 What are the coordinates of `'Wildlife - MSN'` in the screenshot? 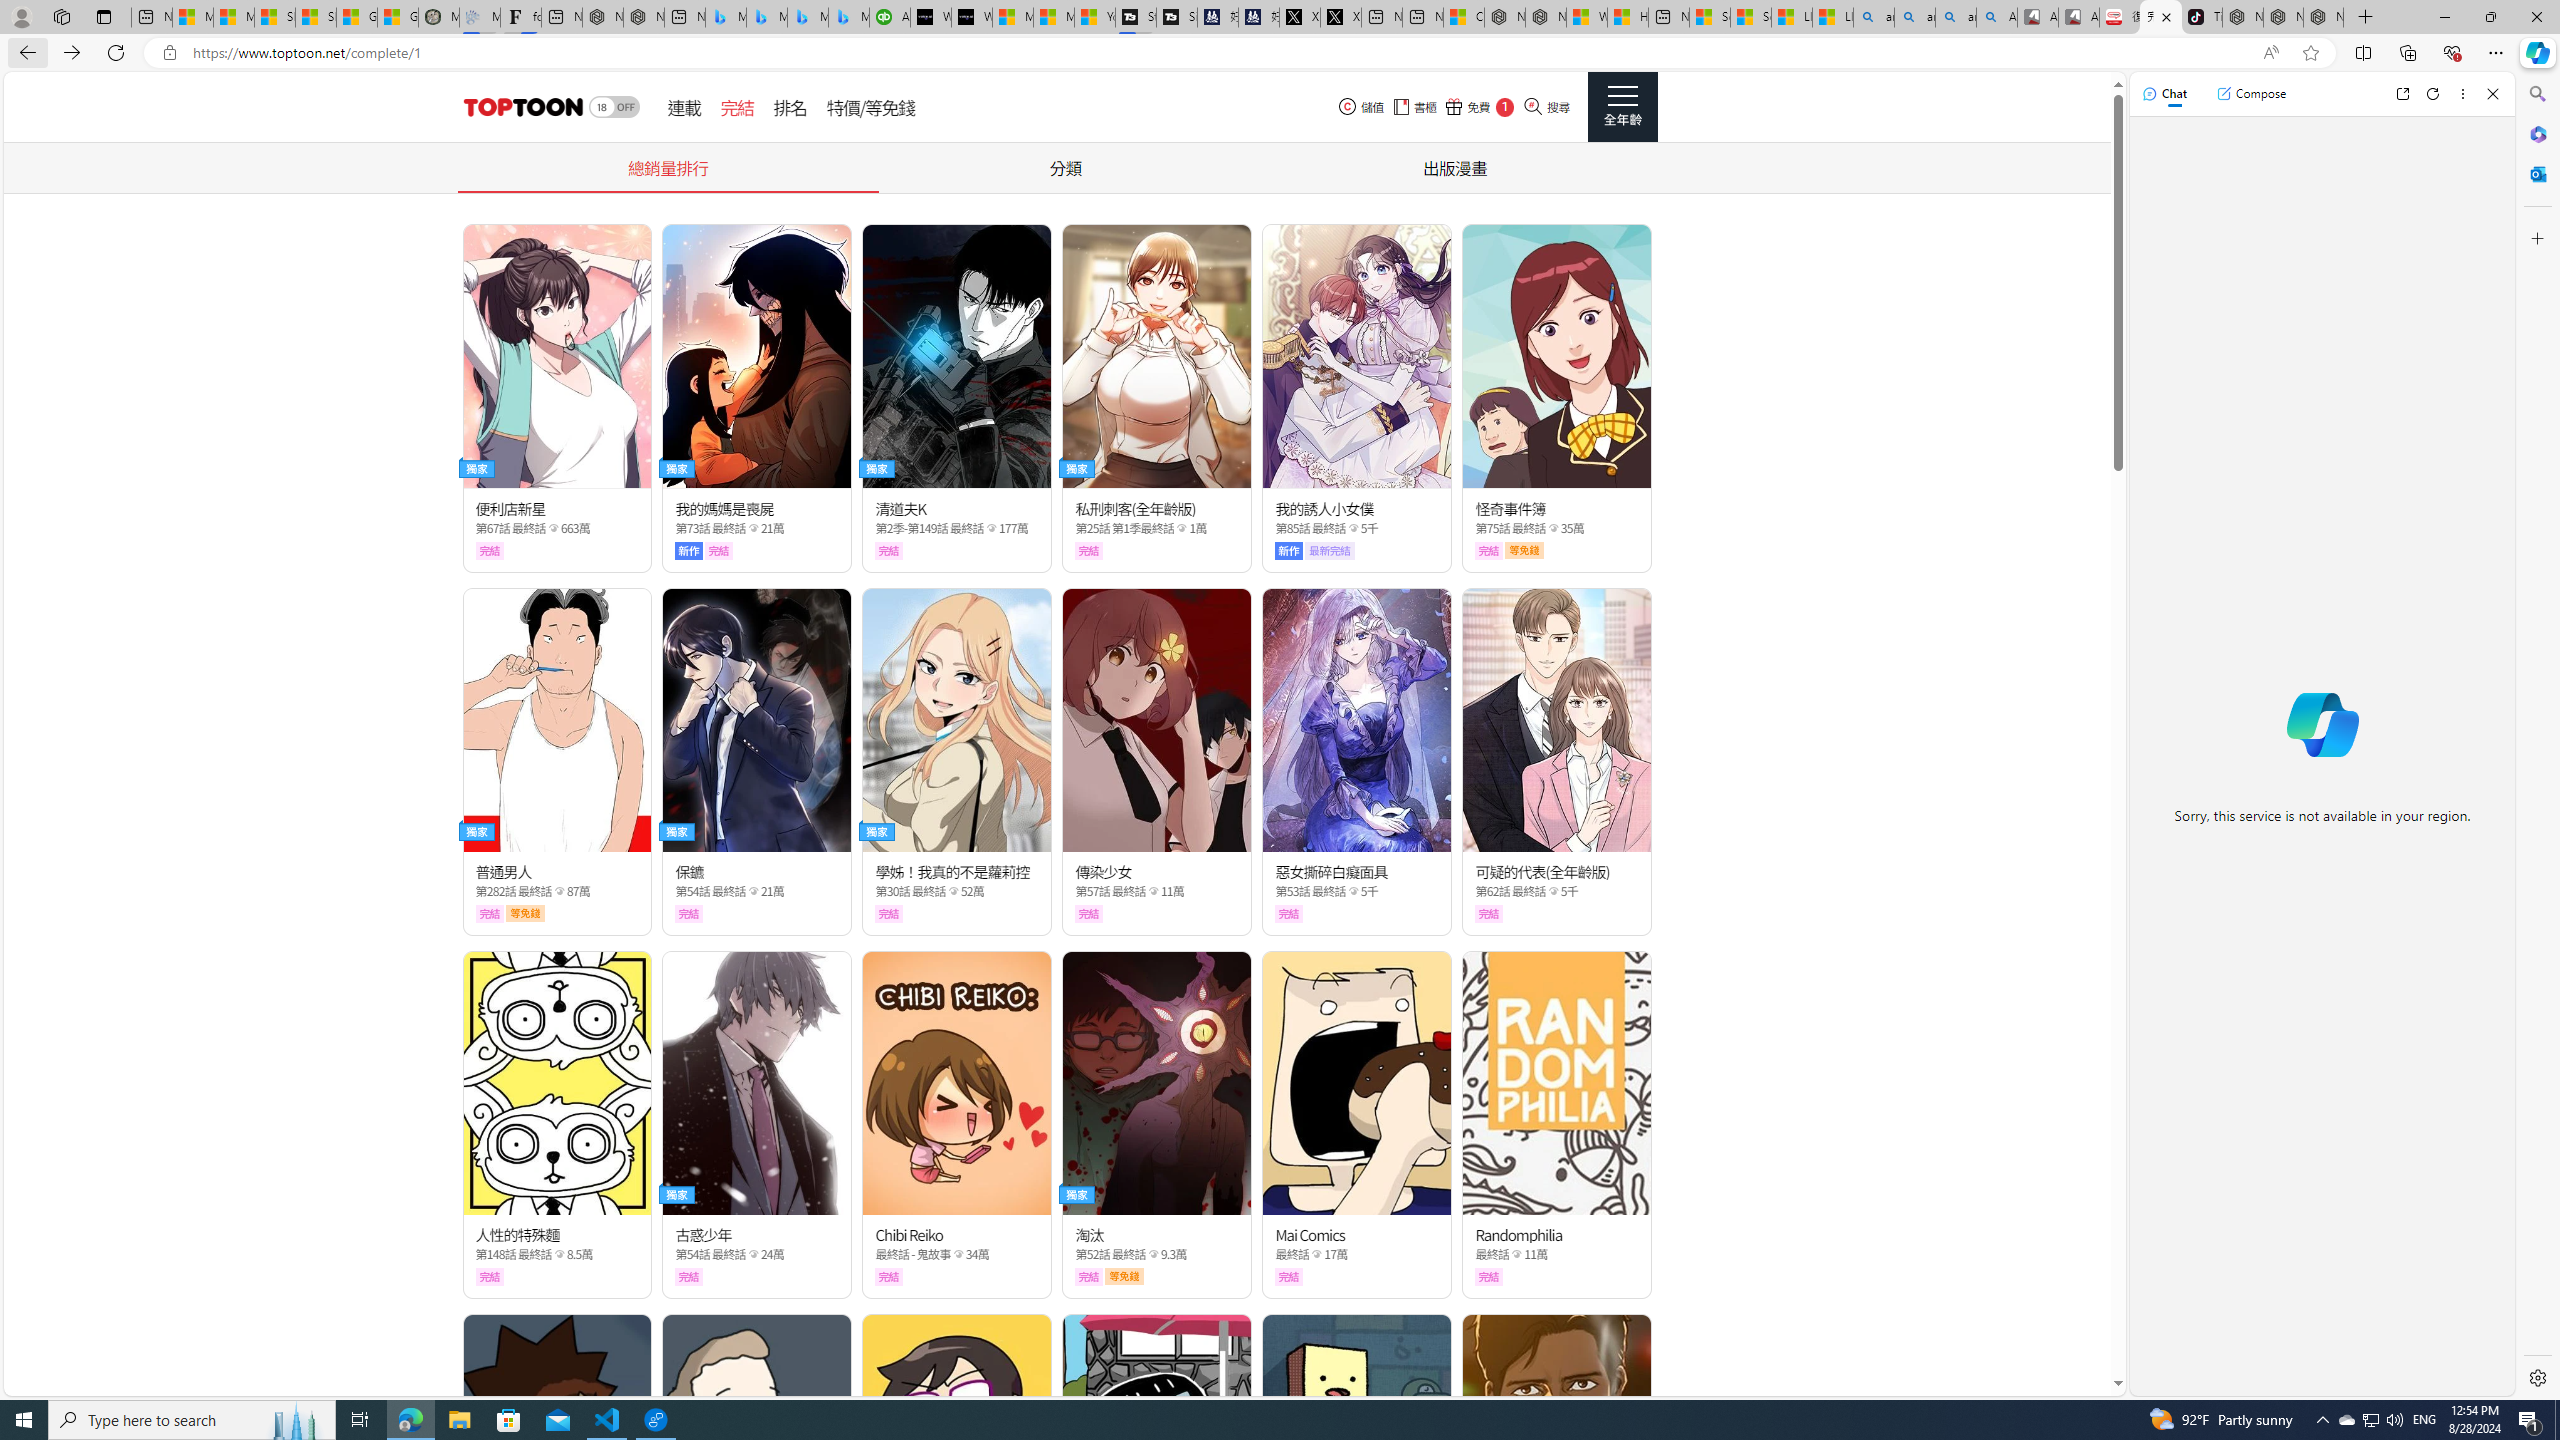 It's located at (1586, 16).